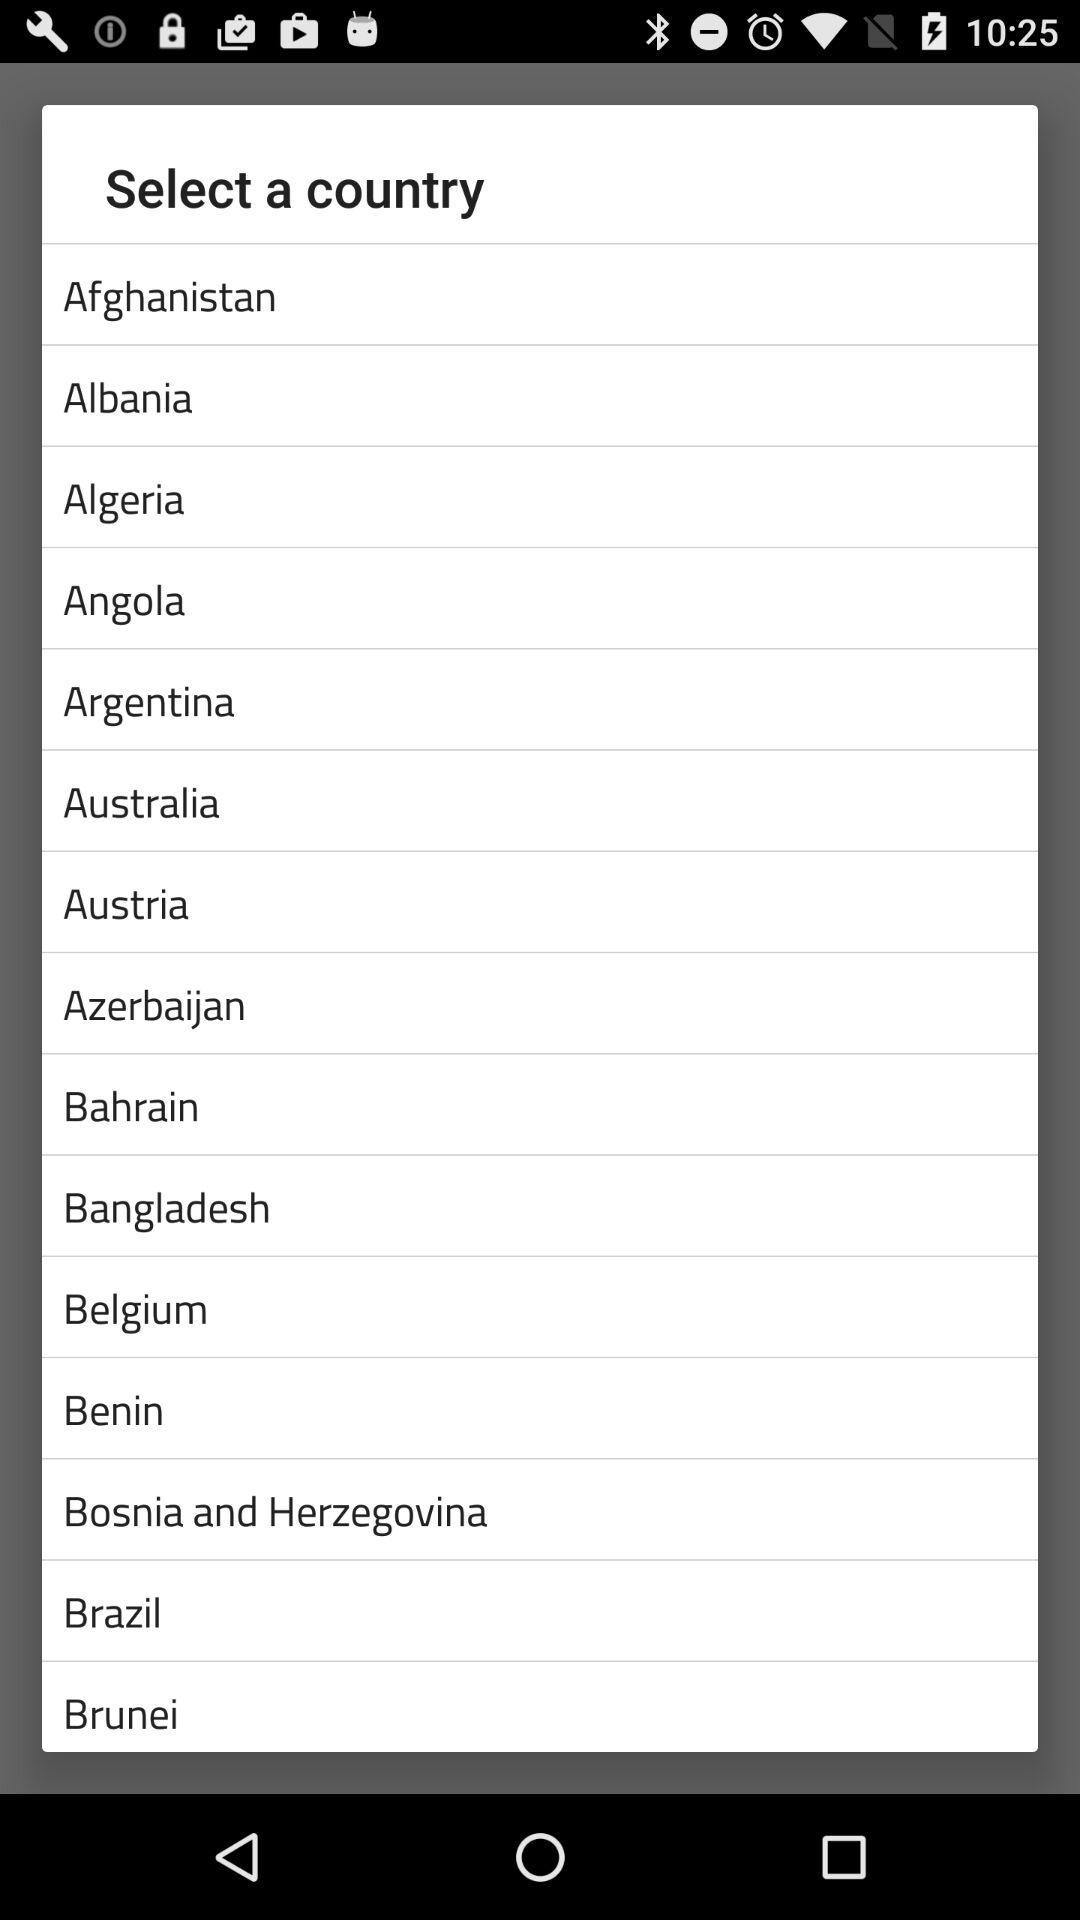 Image resolution: width=1080 pixels, height=1920 pixels. I want to click on the bahrain icon, so click(540, 1103).